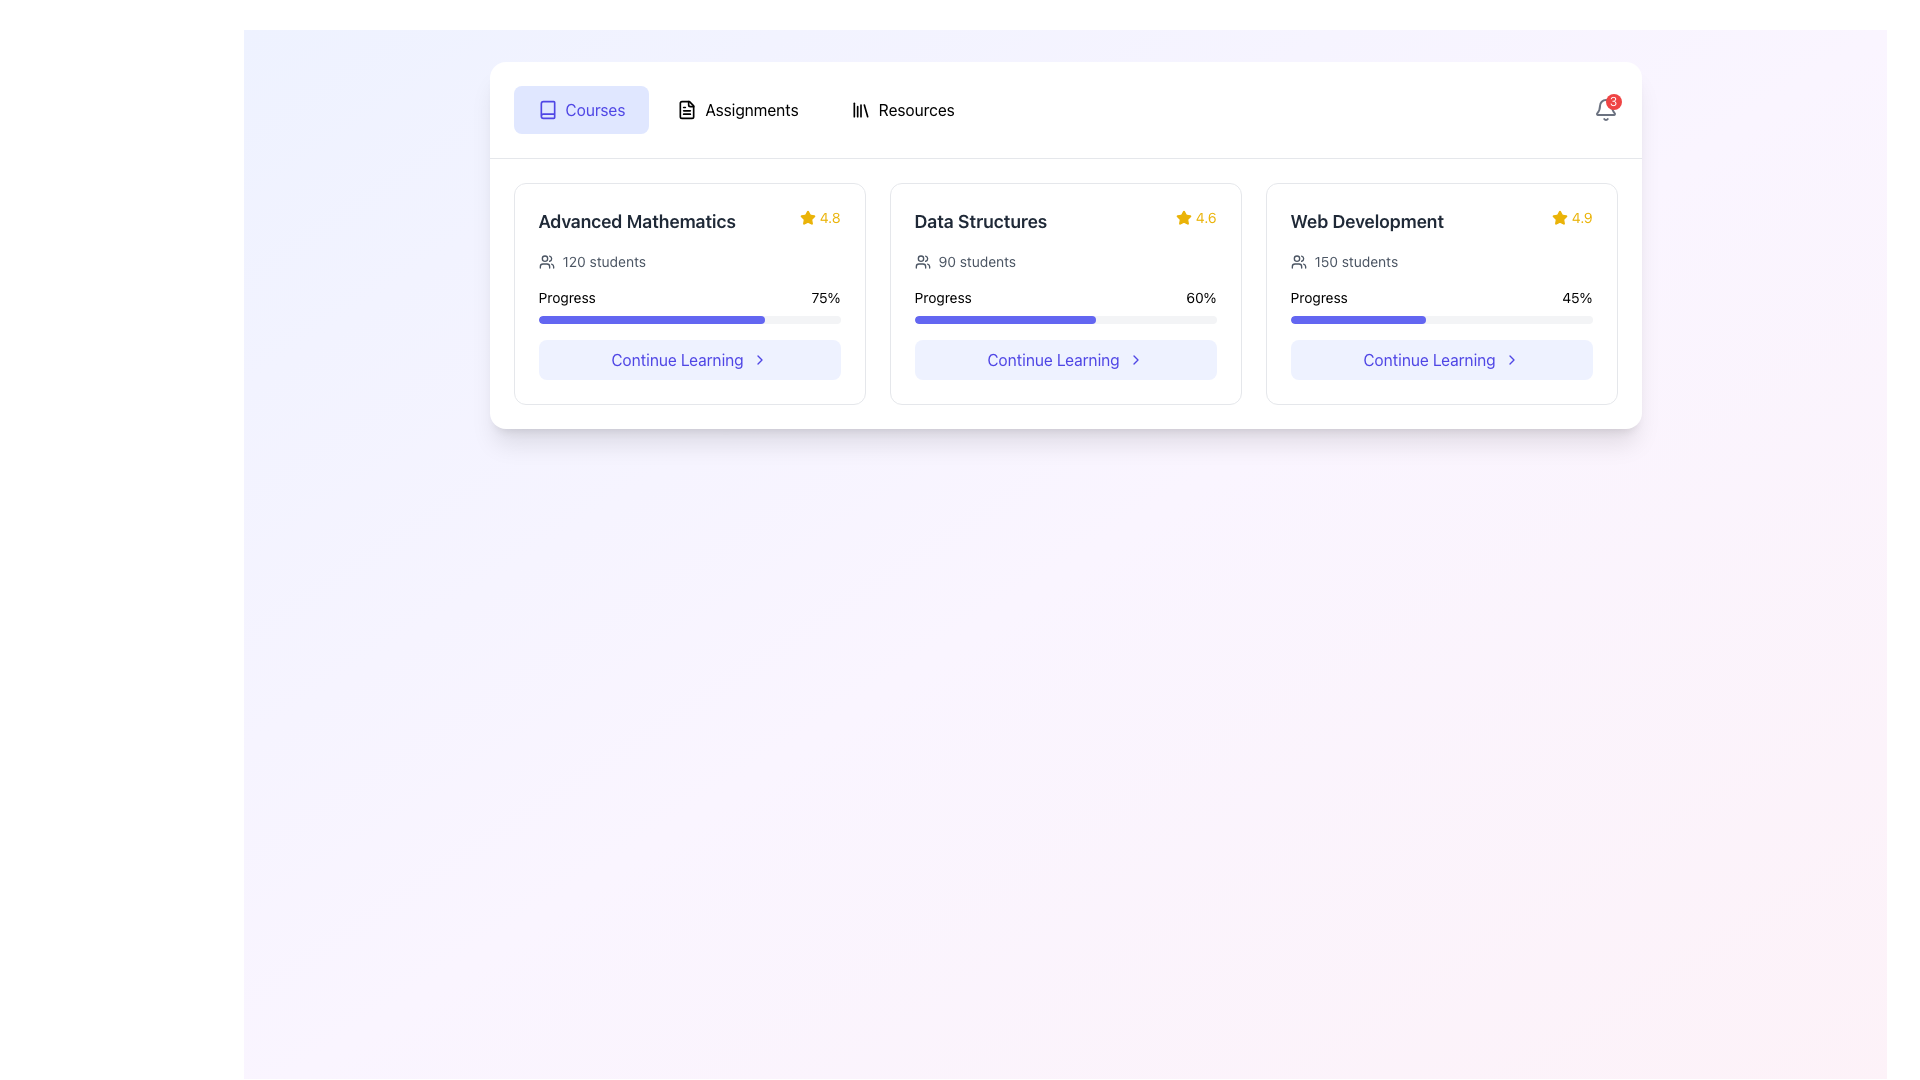 Image resolution: width=1920 pixels, height=1080 pixels. I want to click on the Chevron icon located on the right-hand side of the 'Continue Learning' text in the 'Data Structures' card, positioned at the bottom center of the card, so click(1135, 358).